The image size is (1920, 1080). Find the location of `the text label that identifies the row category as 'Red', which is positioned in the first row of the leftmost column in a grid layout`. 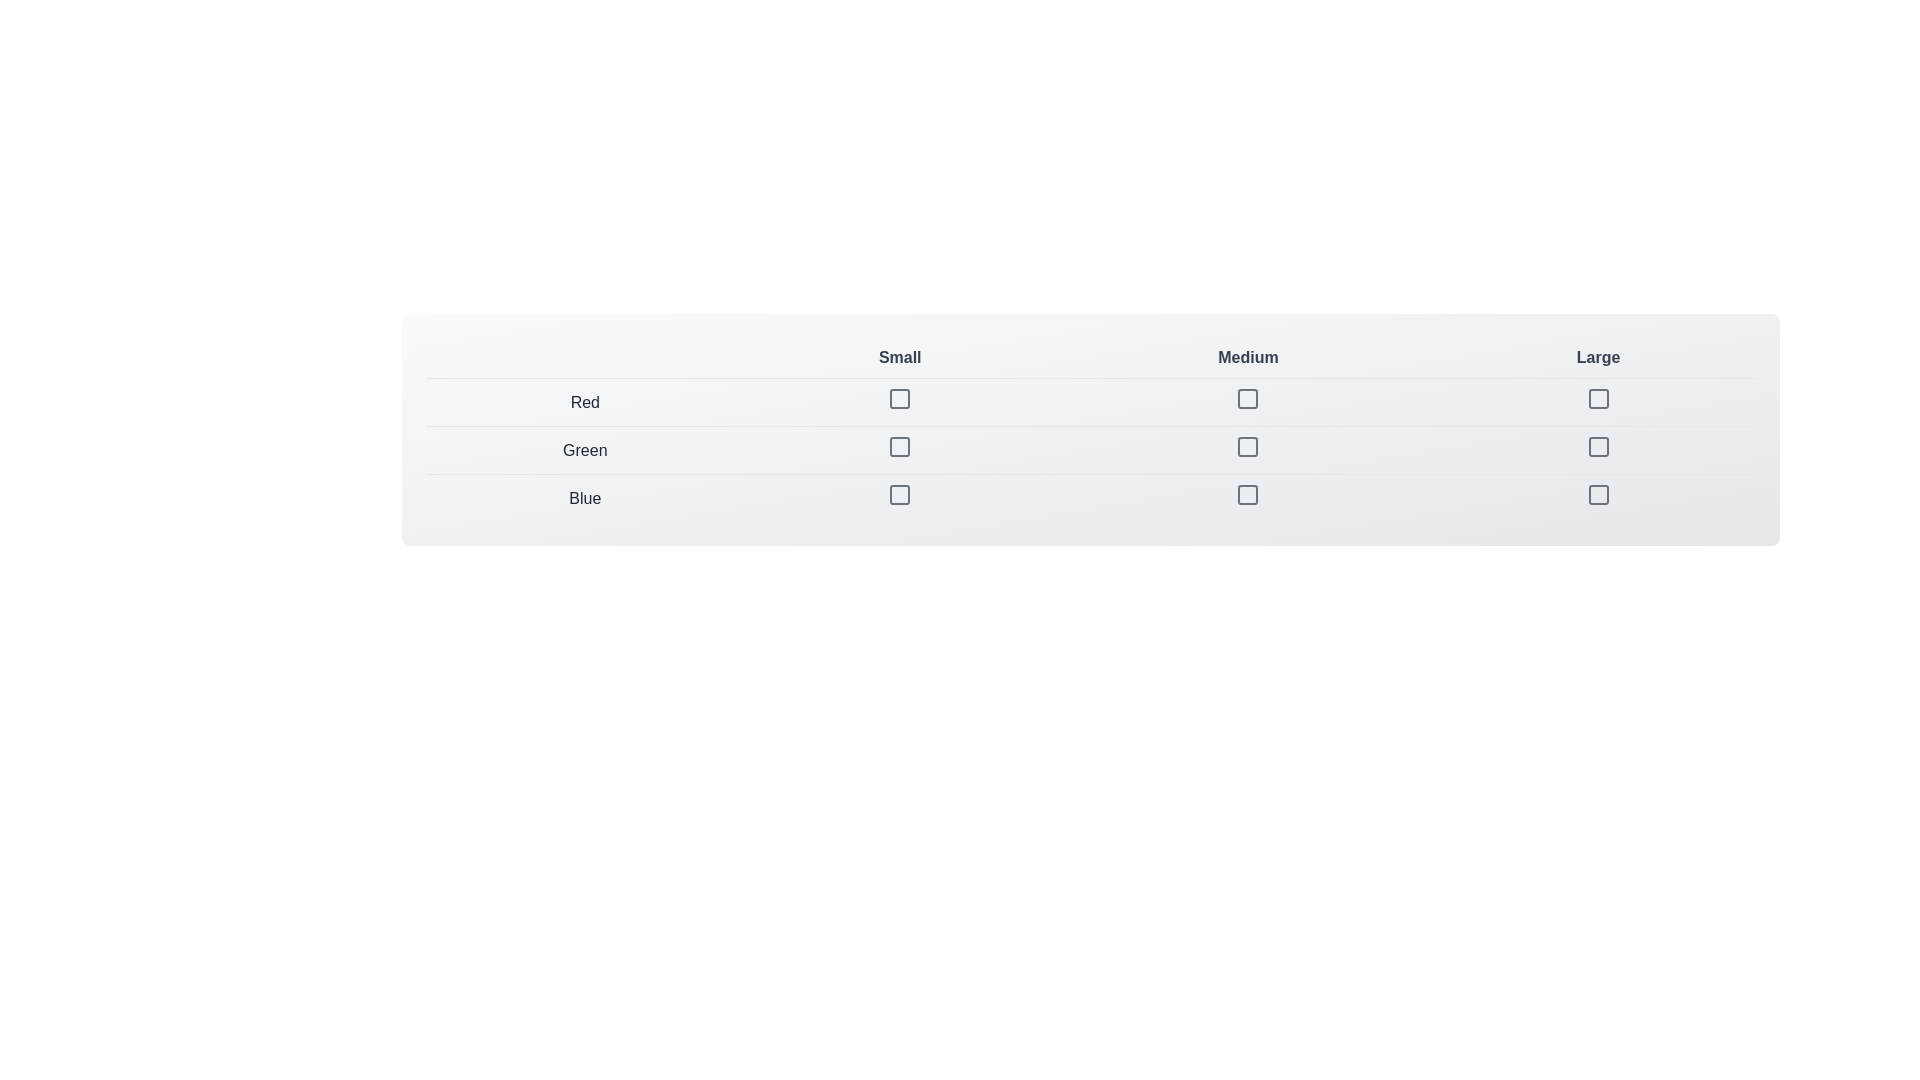

the text label that identifies the row category as 'Red', which is positioned in the first row of the leftmost column in a grid layout is located at coordinates (584, 402).